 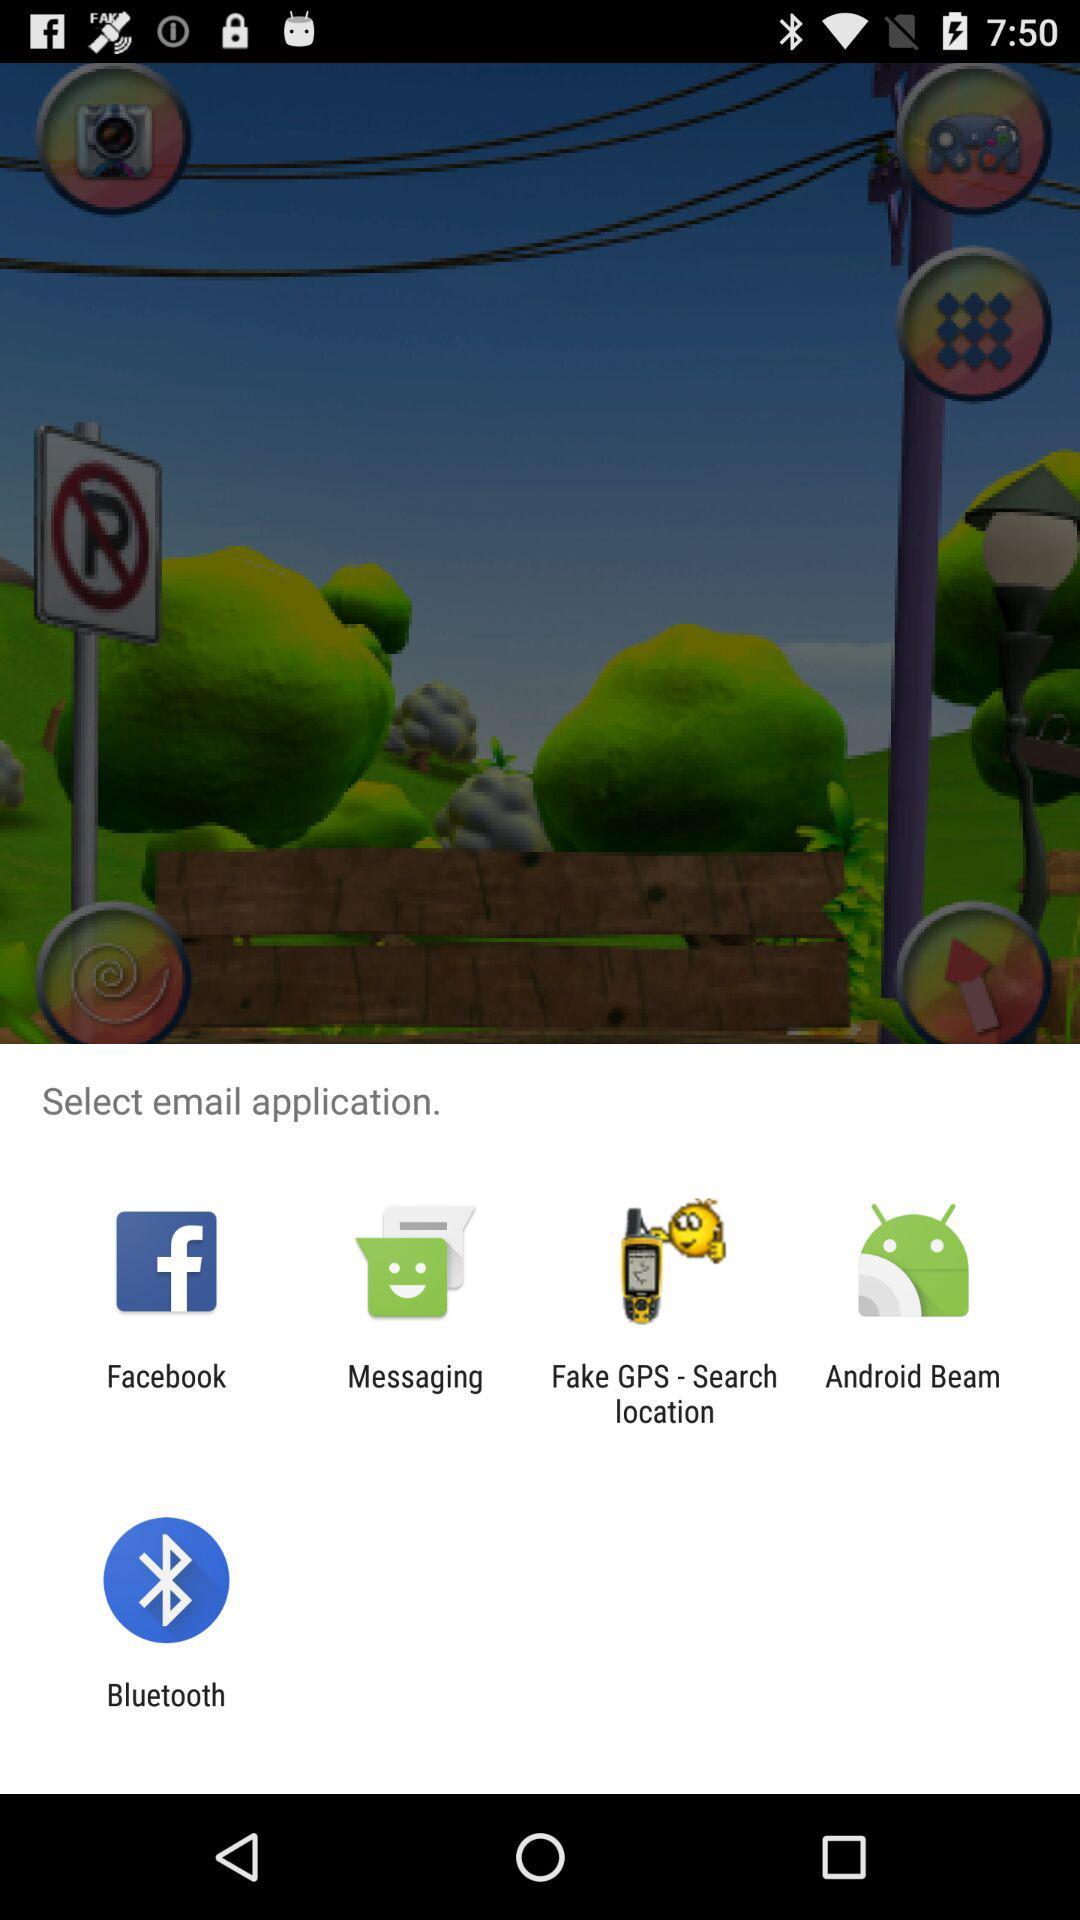 What do you see at coordinates (664, 1392) in the screenshot?
I see `fake gps search app` at bounding box center [664, 1392].